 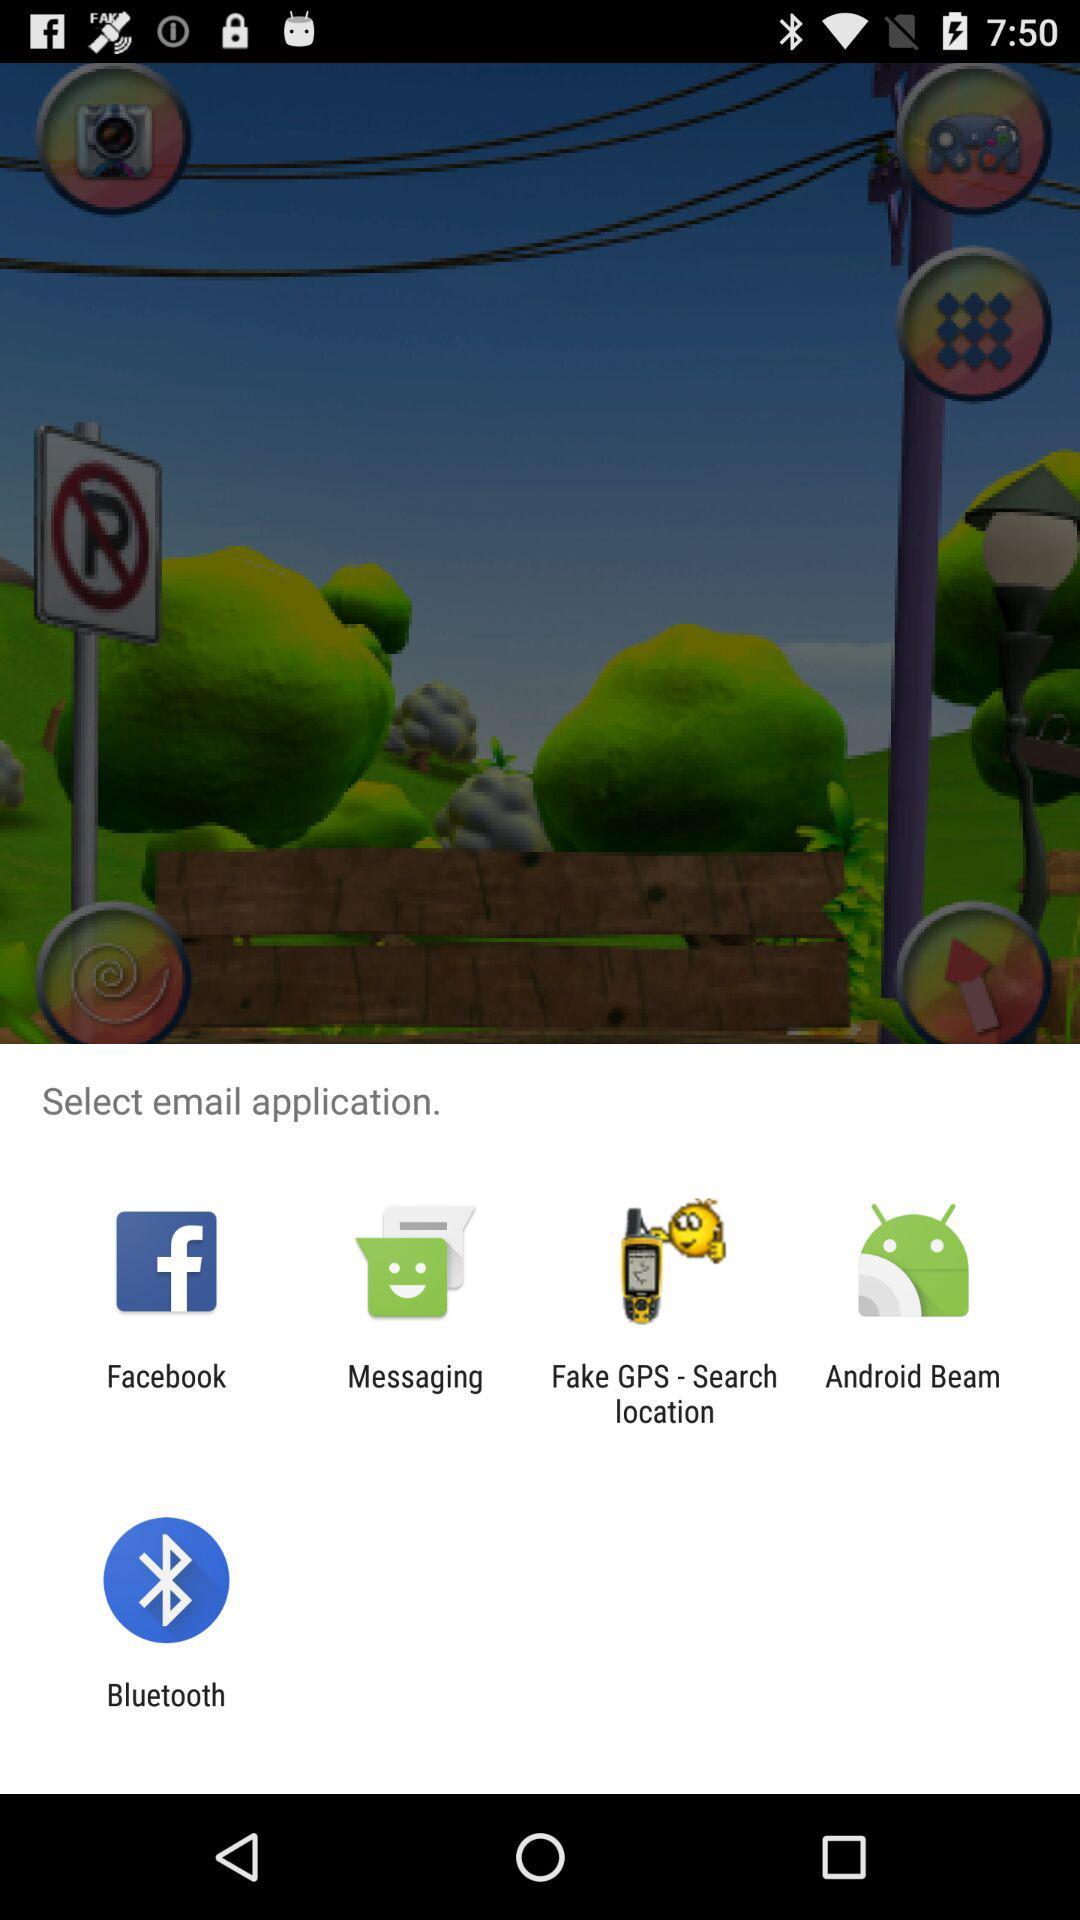 What do you see at coordinates (664, 1392) in the screenshot?
I see `fake gps search app` at bounding box center [664, 1392].